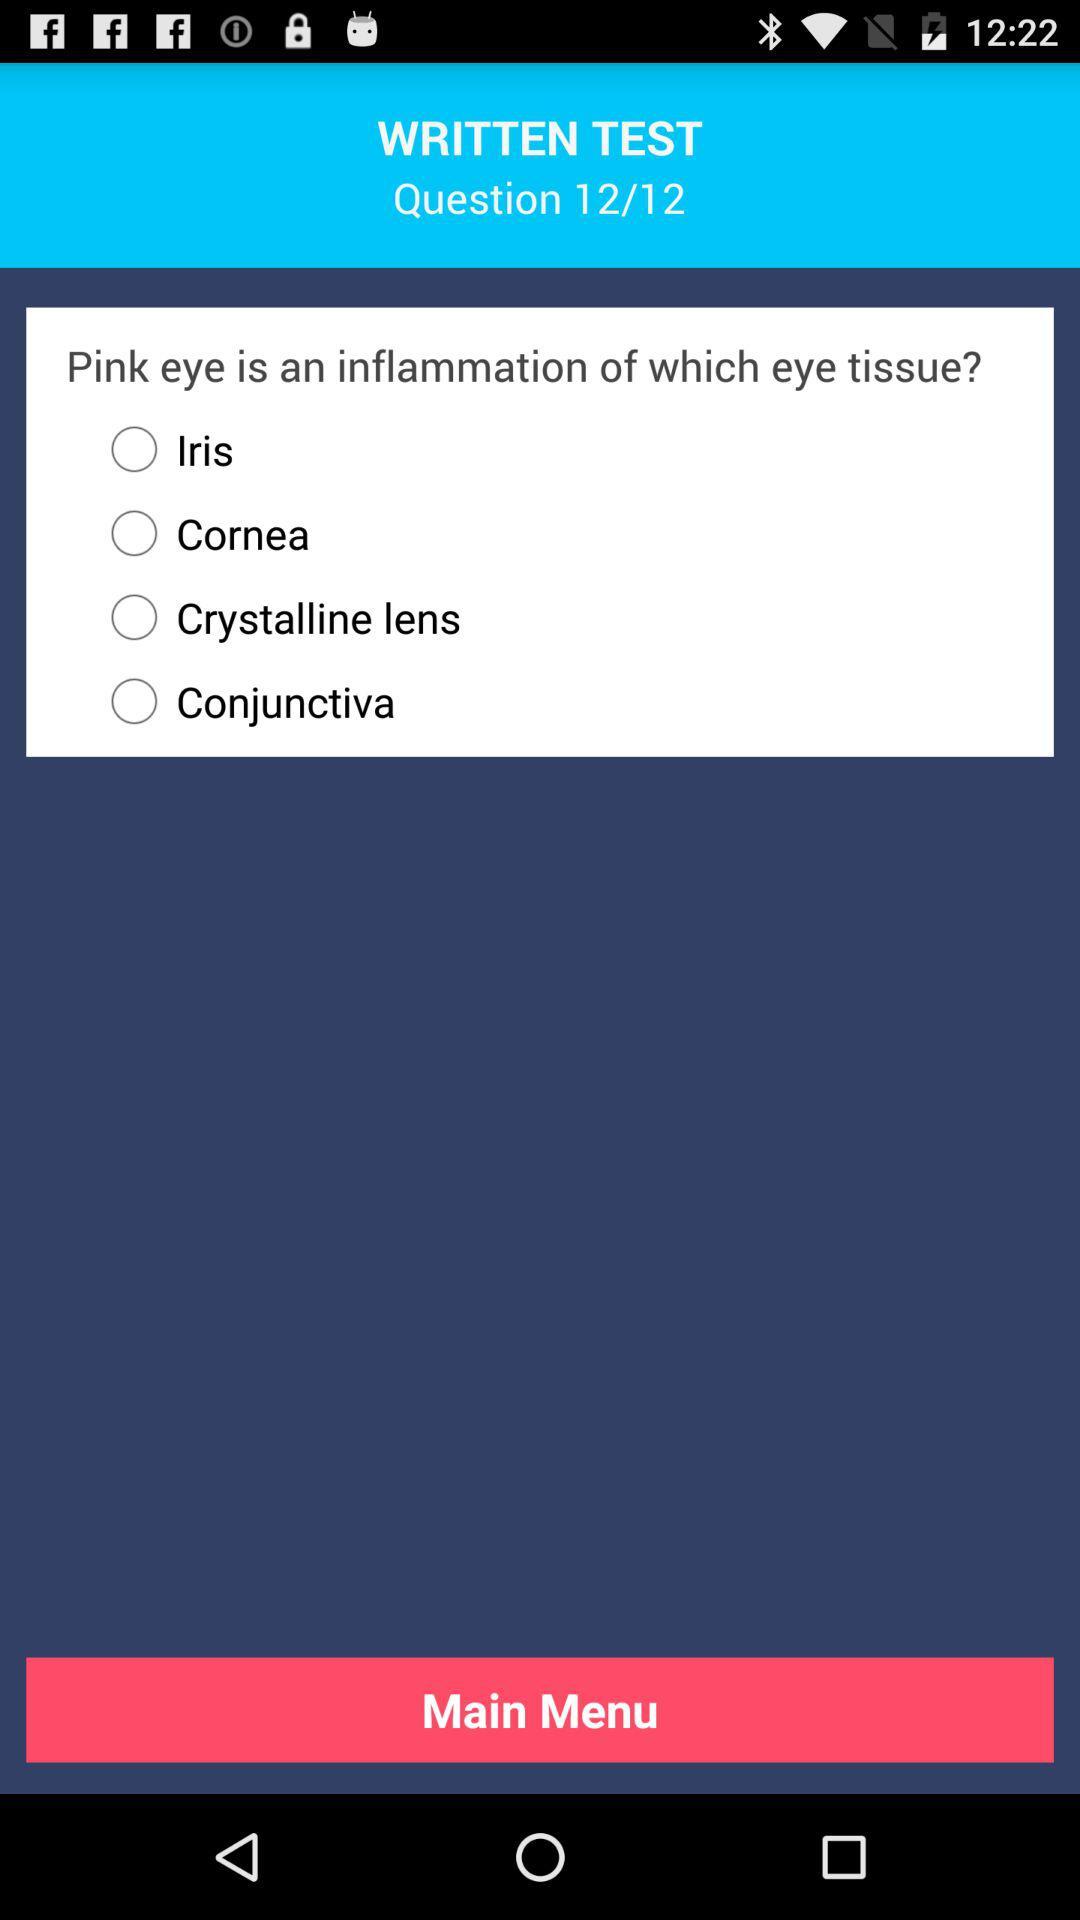 The height and width of the screenshot is (1920, 1080). I want to click on the item above the conjunctiva radio button, so click(553, 616).